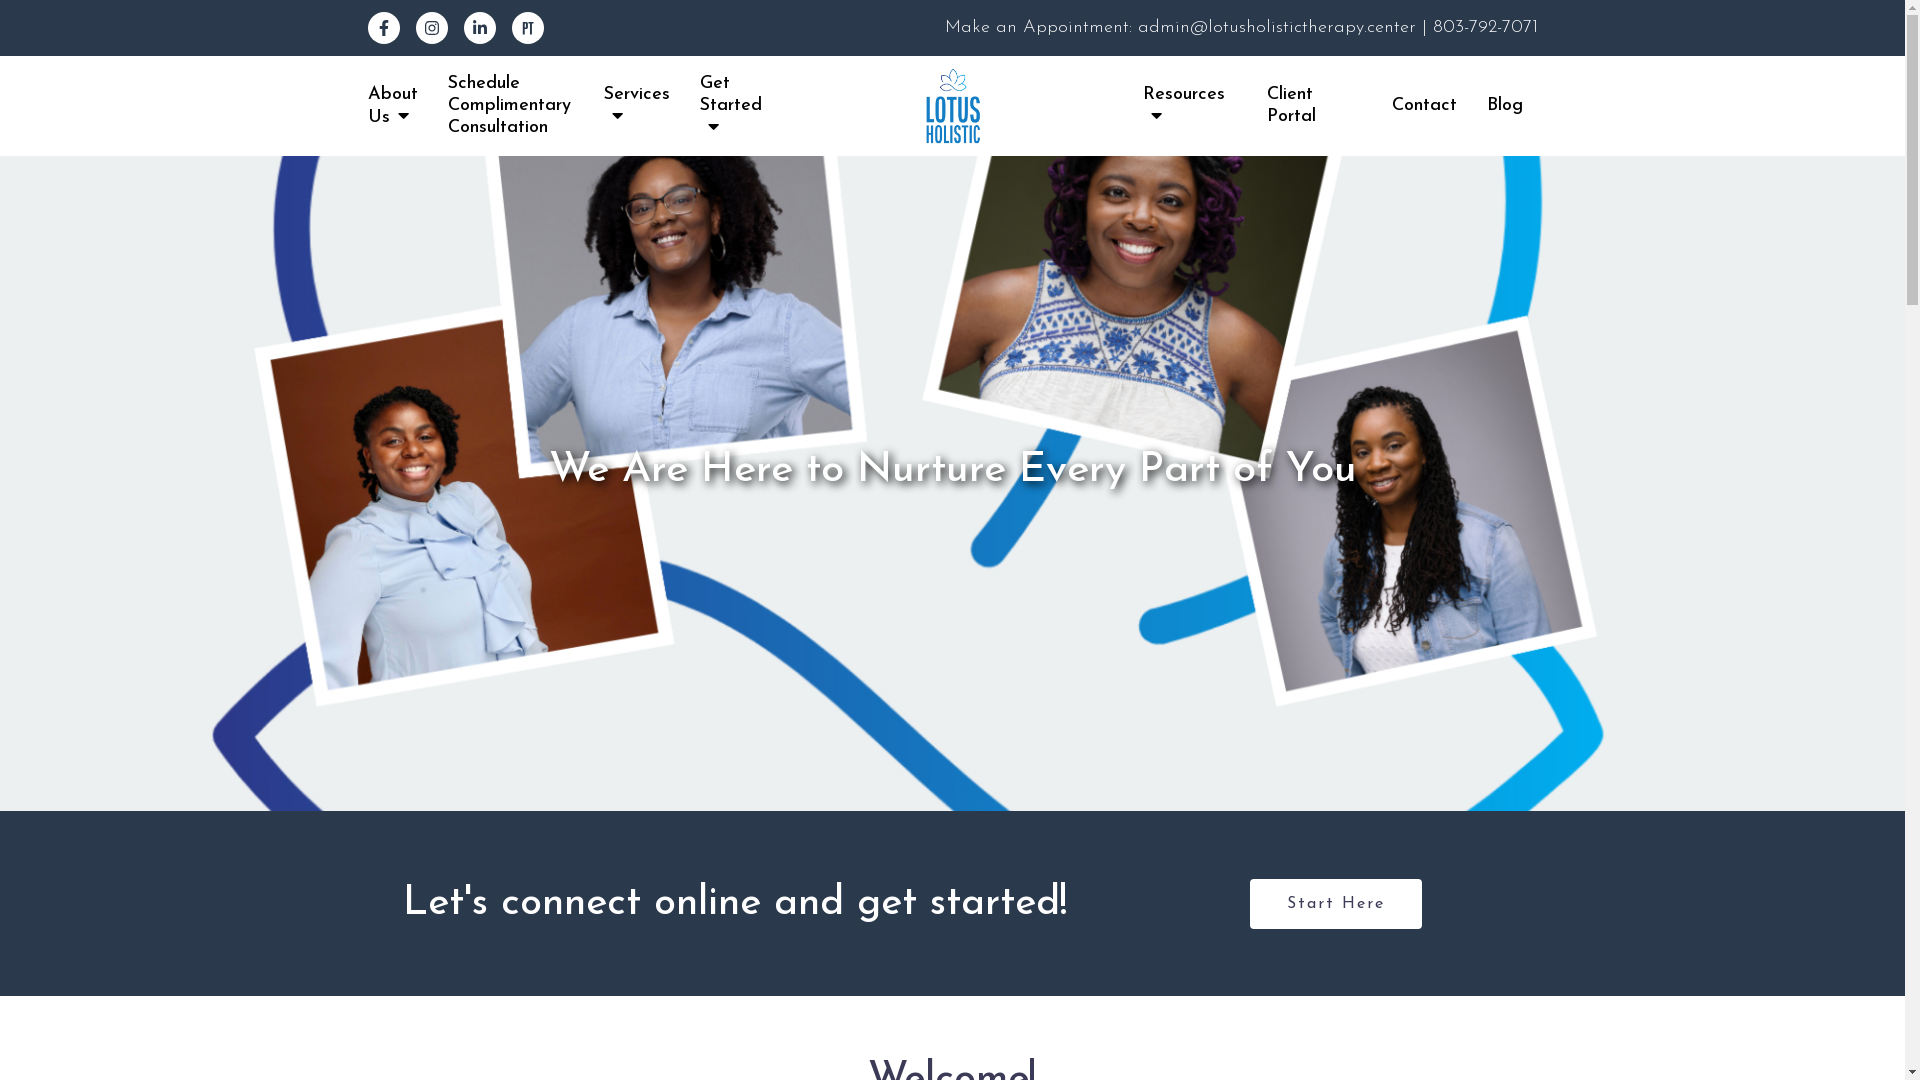 The image size is (1920, 1080). What do you see at coordinates (1266, 105) in the screenshot?
I see `'Client Portal'` at bounding box center [1266, 105].